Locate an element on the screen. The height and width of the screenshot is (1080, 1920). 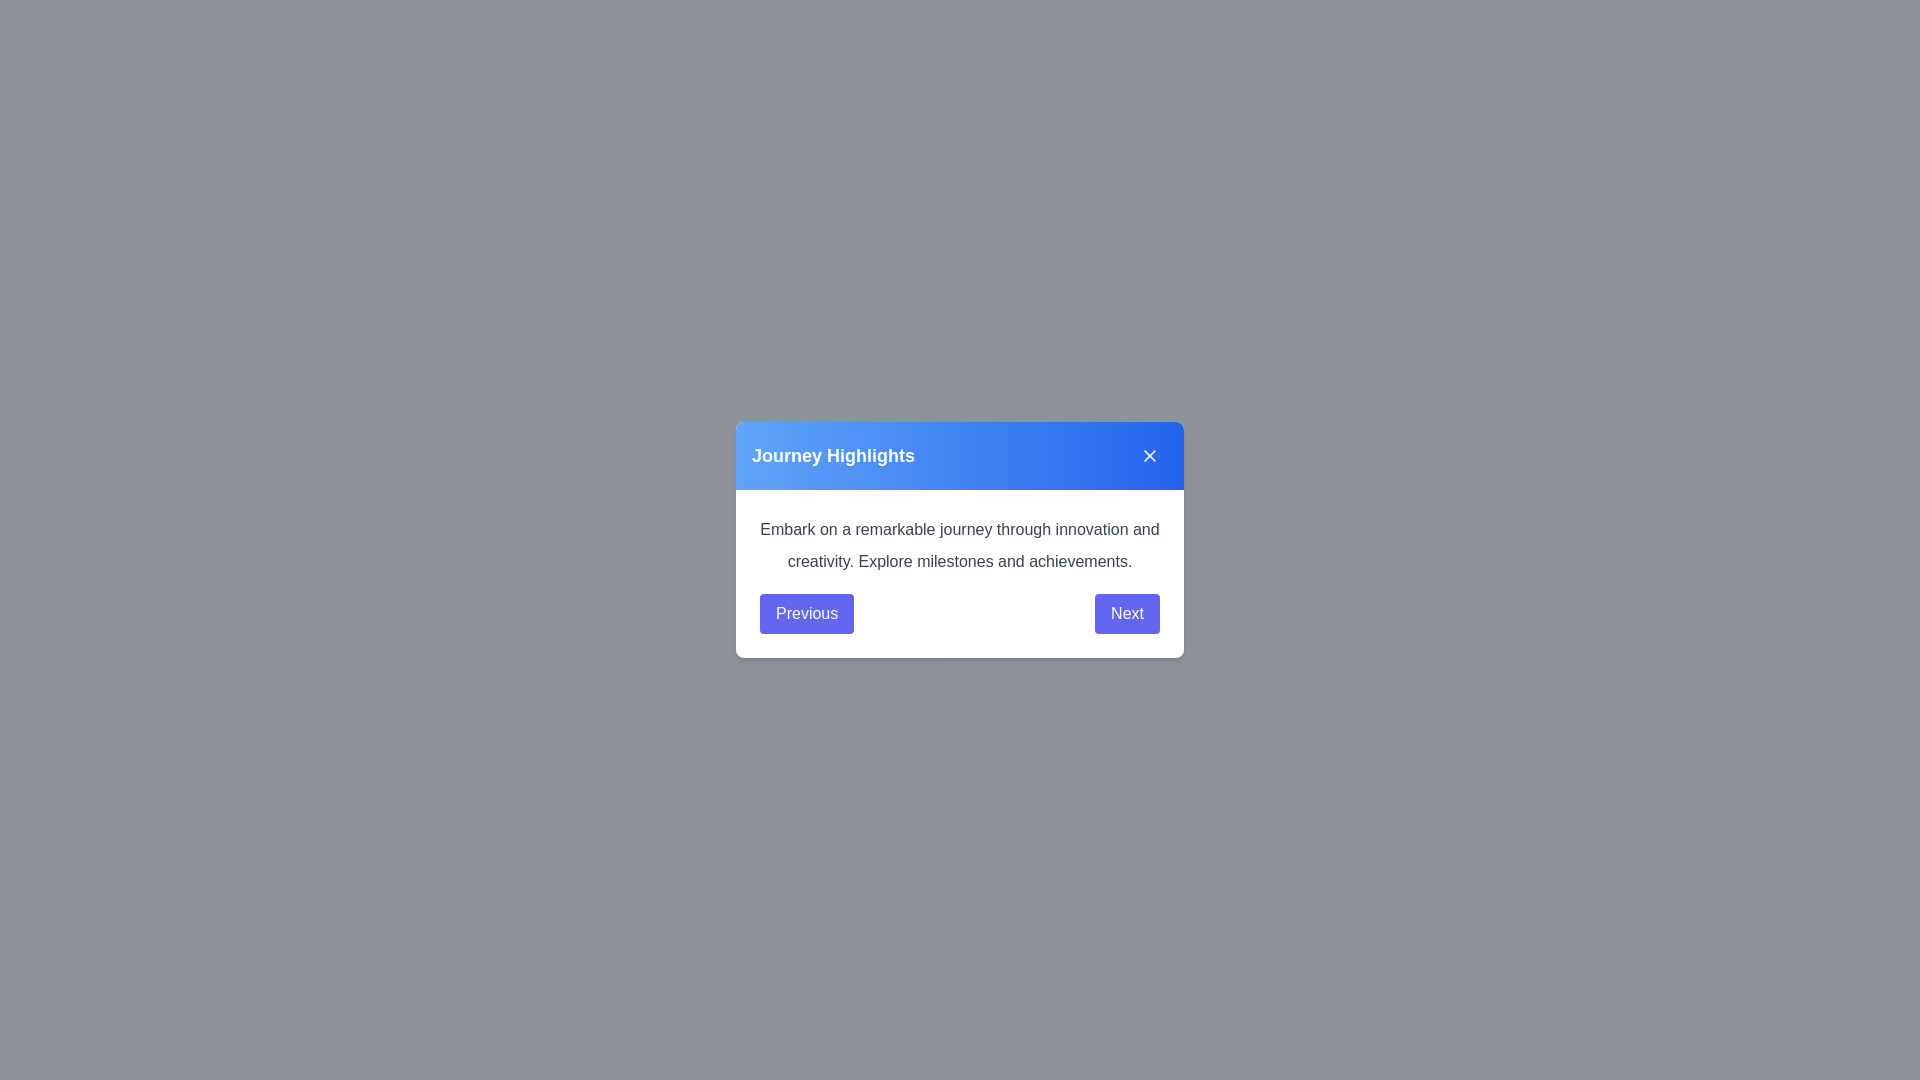
the rectangular 'Previous' button with white text on a blue background, located in the bottom-left area of a modal dialog box, to change its appearance is located at coordinates (807, 612).